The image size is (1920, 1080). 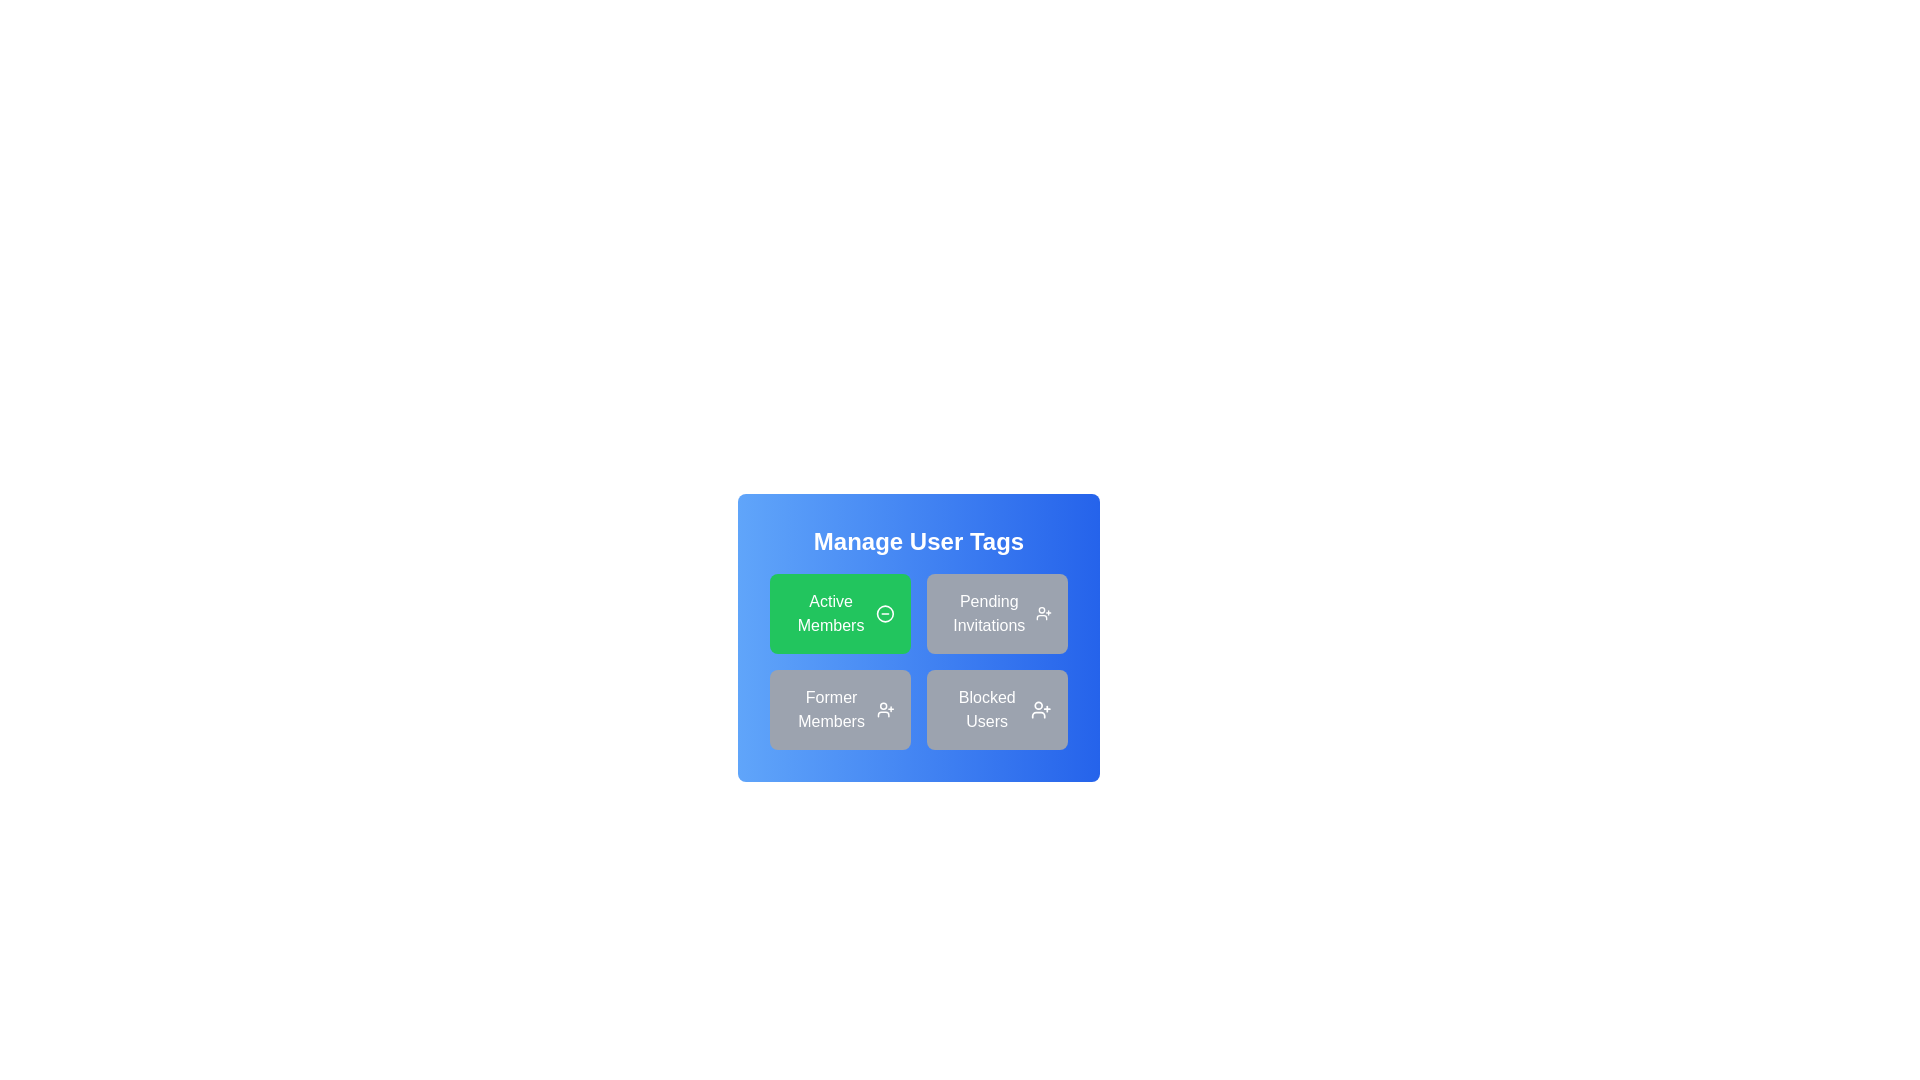 What do you see at coordinates (989, 612) in the screenshot?
I see `the 'Pending Invitations' label/button located in the top-right quadrant of the grid layout, adjacent to 'Active Members' and above 'Blocked Users'` at bounding box center [989, 612].